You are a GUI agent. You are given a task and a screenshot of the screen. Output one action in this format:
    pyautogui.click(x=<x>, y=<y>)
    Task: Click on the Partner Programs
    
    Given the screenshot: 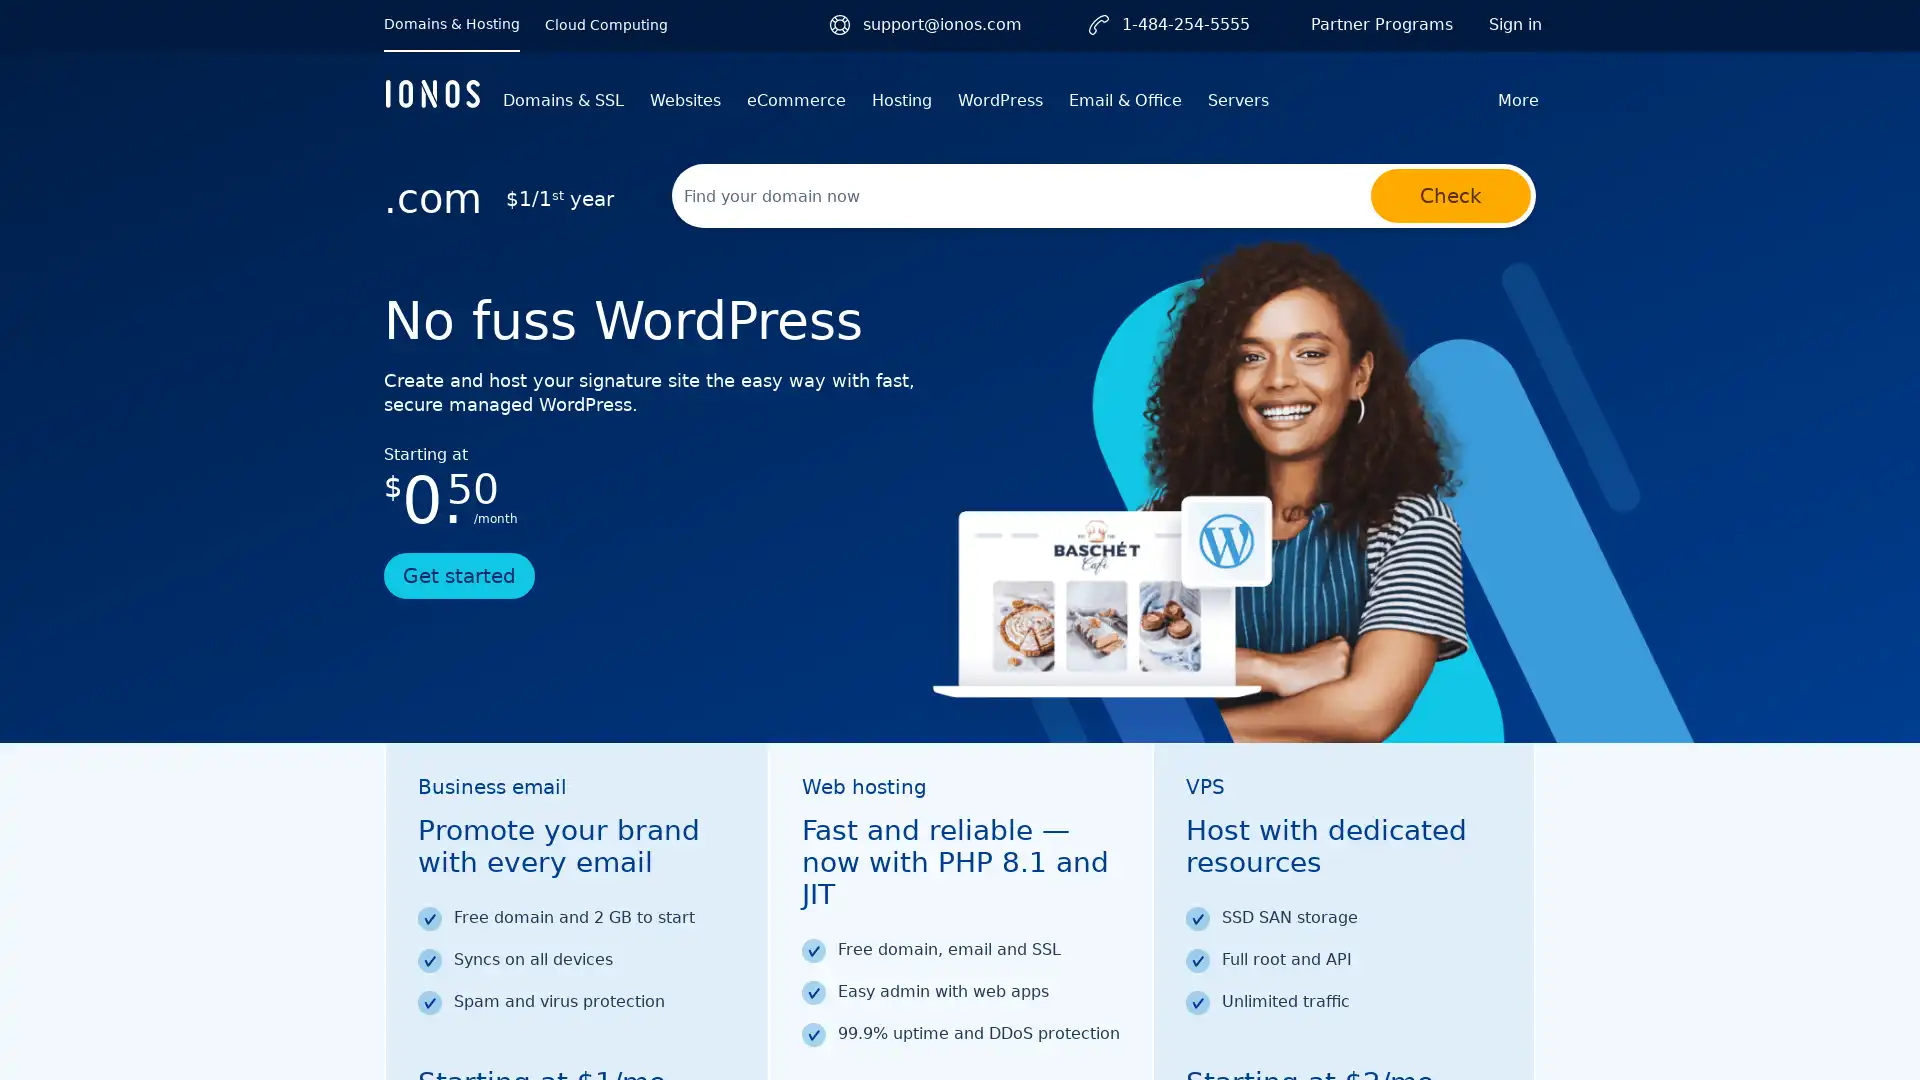 What is the action you would take?
    pyautogui.click(x=1381, y=24)
    